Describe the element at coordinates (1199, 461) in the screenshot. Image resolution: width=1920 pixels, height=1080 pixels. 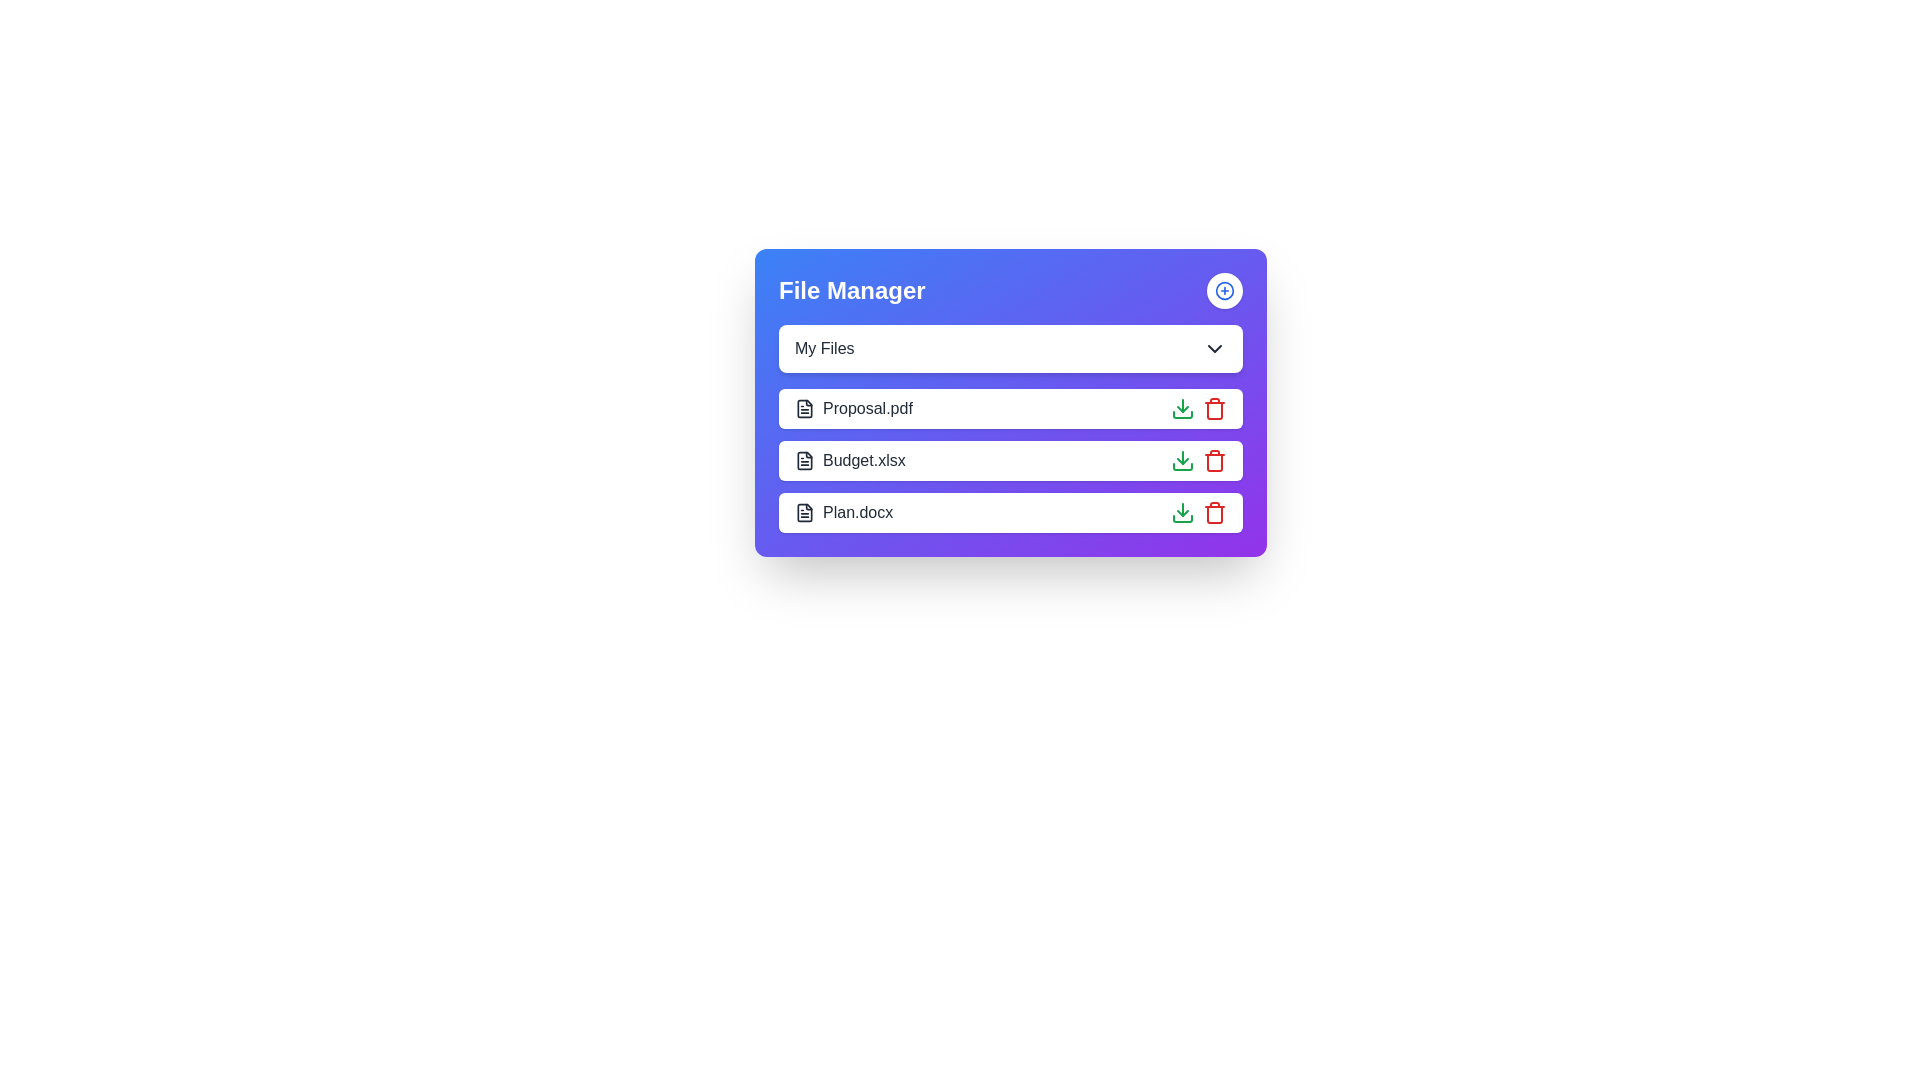
I see `the green download icon located in the group of icons adjacent to the file named 'Budget.xlsx' in the second row of the file listing interface` at that location.